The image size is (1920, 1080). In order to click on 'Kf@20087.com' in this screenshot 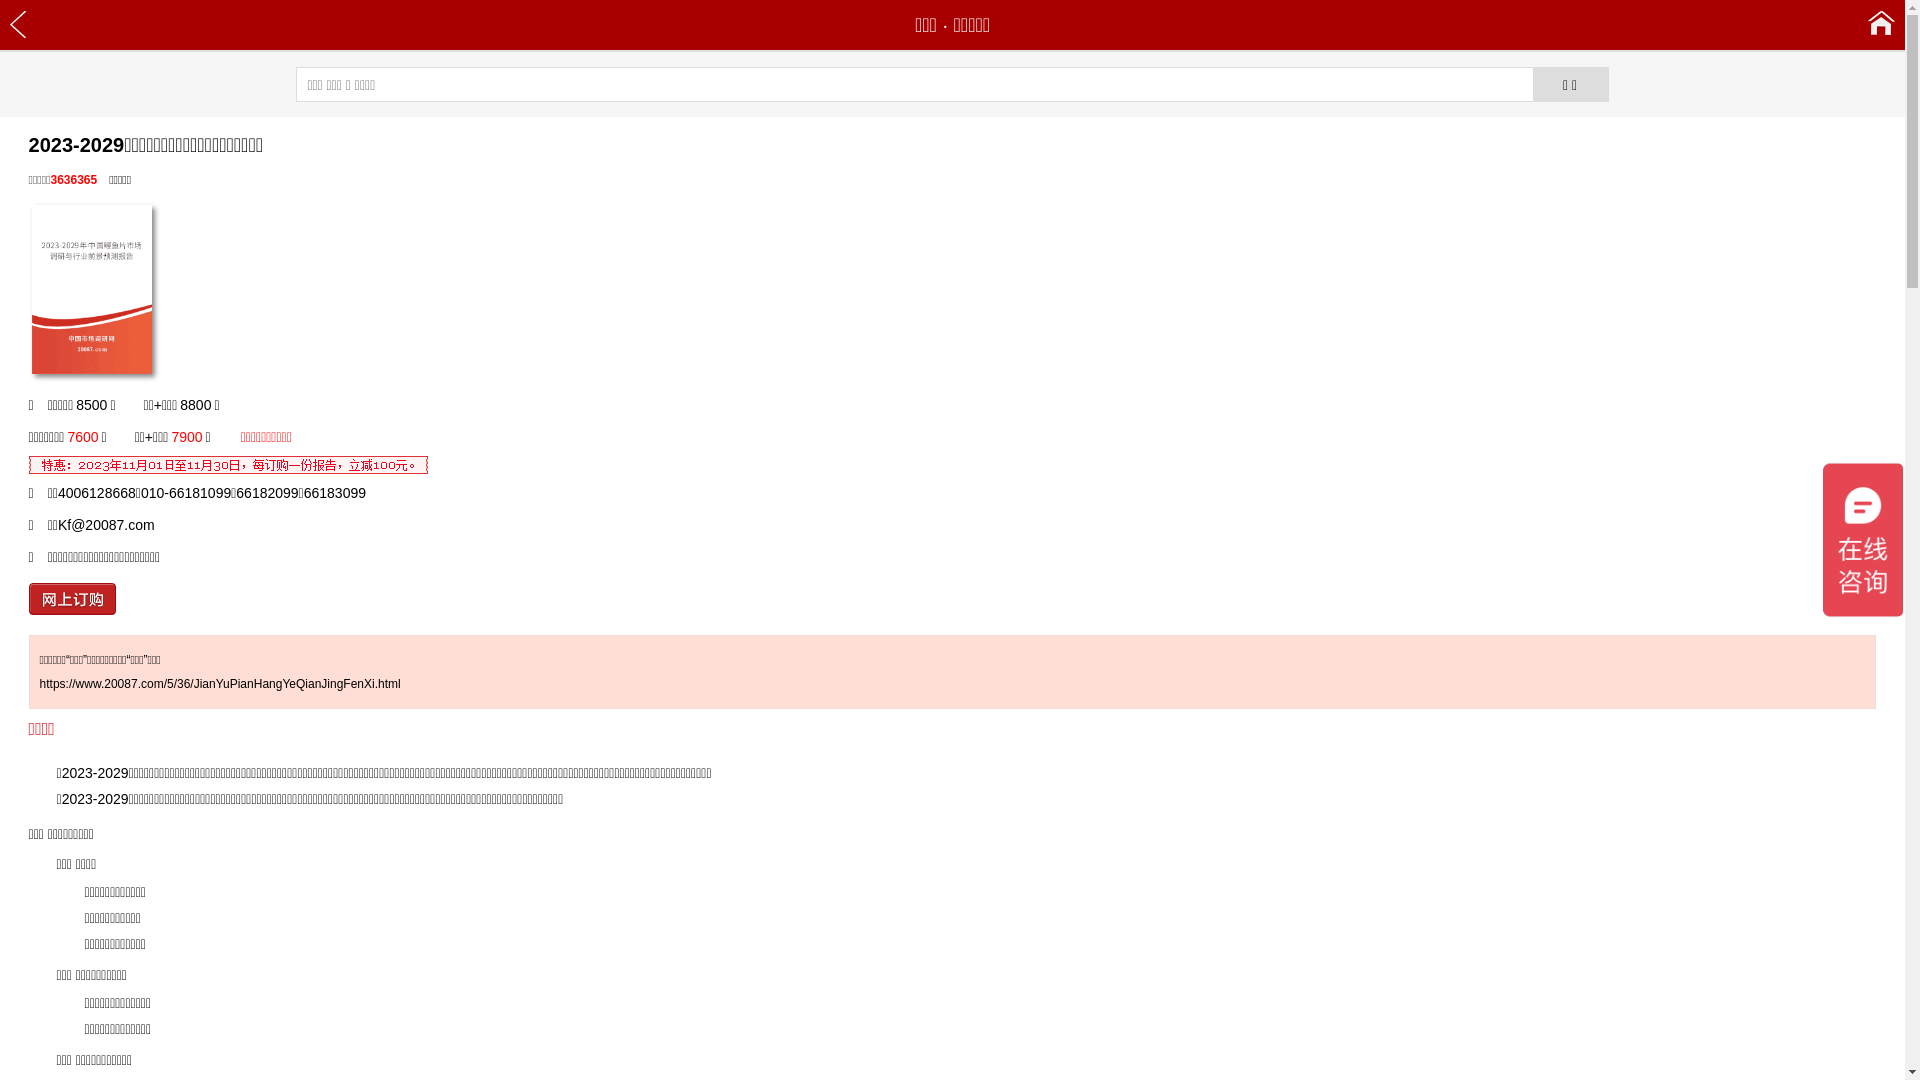, I will do `click(105, 523)`.